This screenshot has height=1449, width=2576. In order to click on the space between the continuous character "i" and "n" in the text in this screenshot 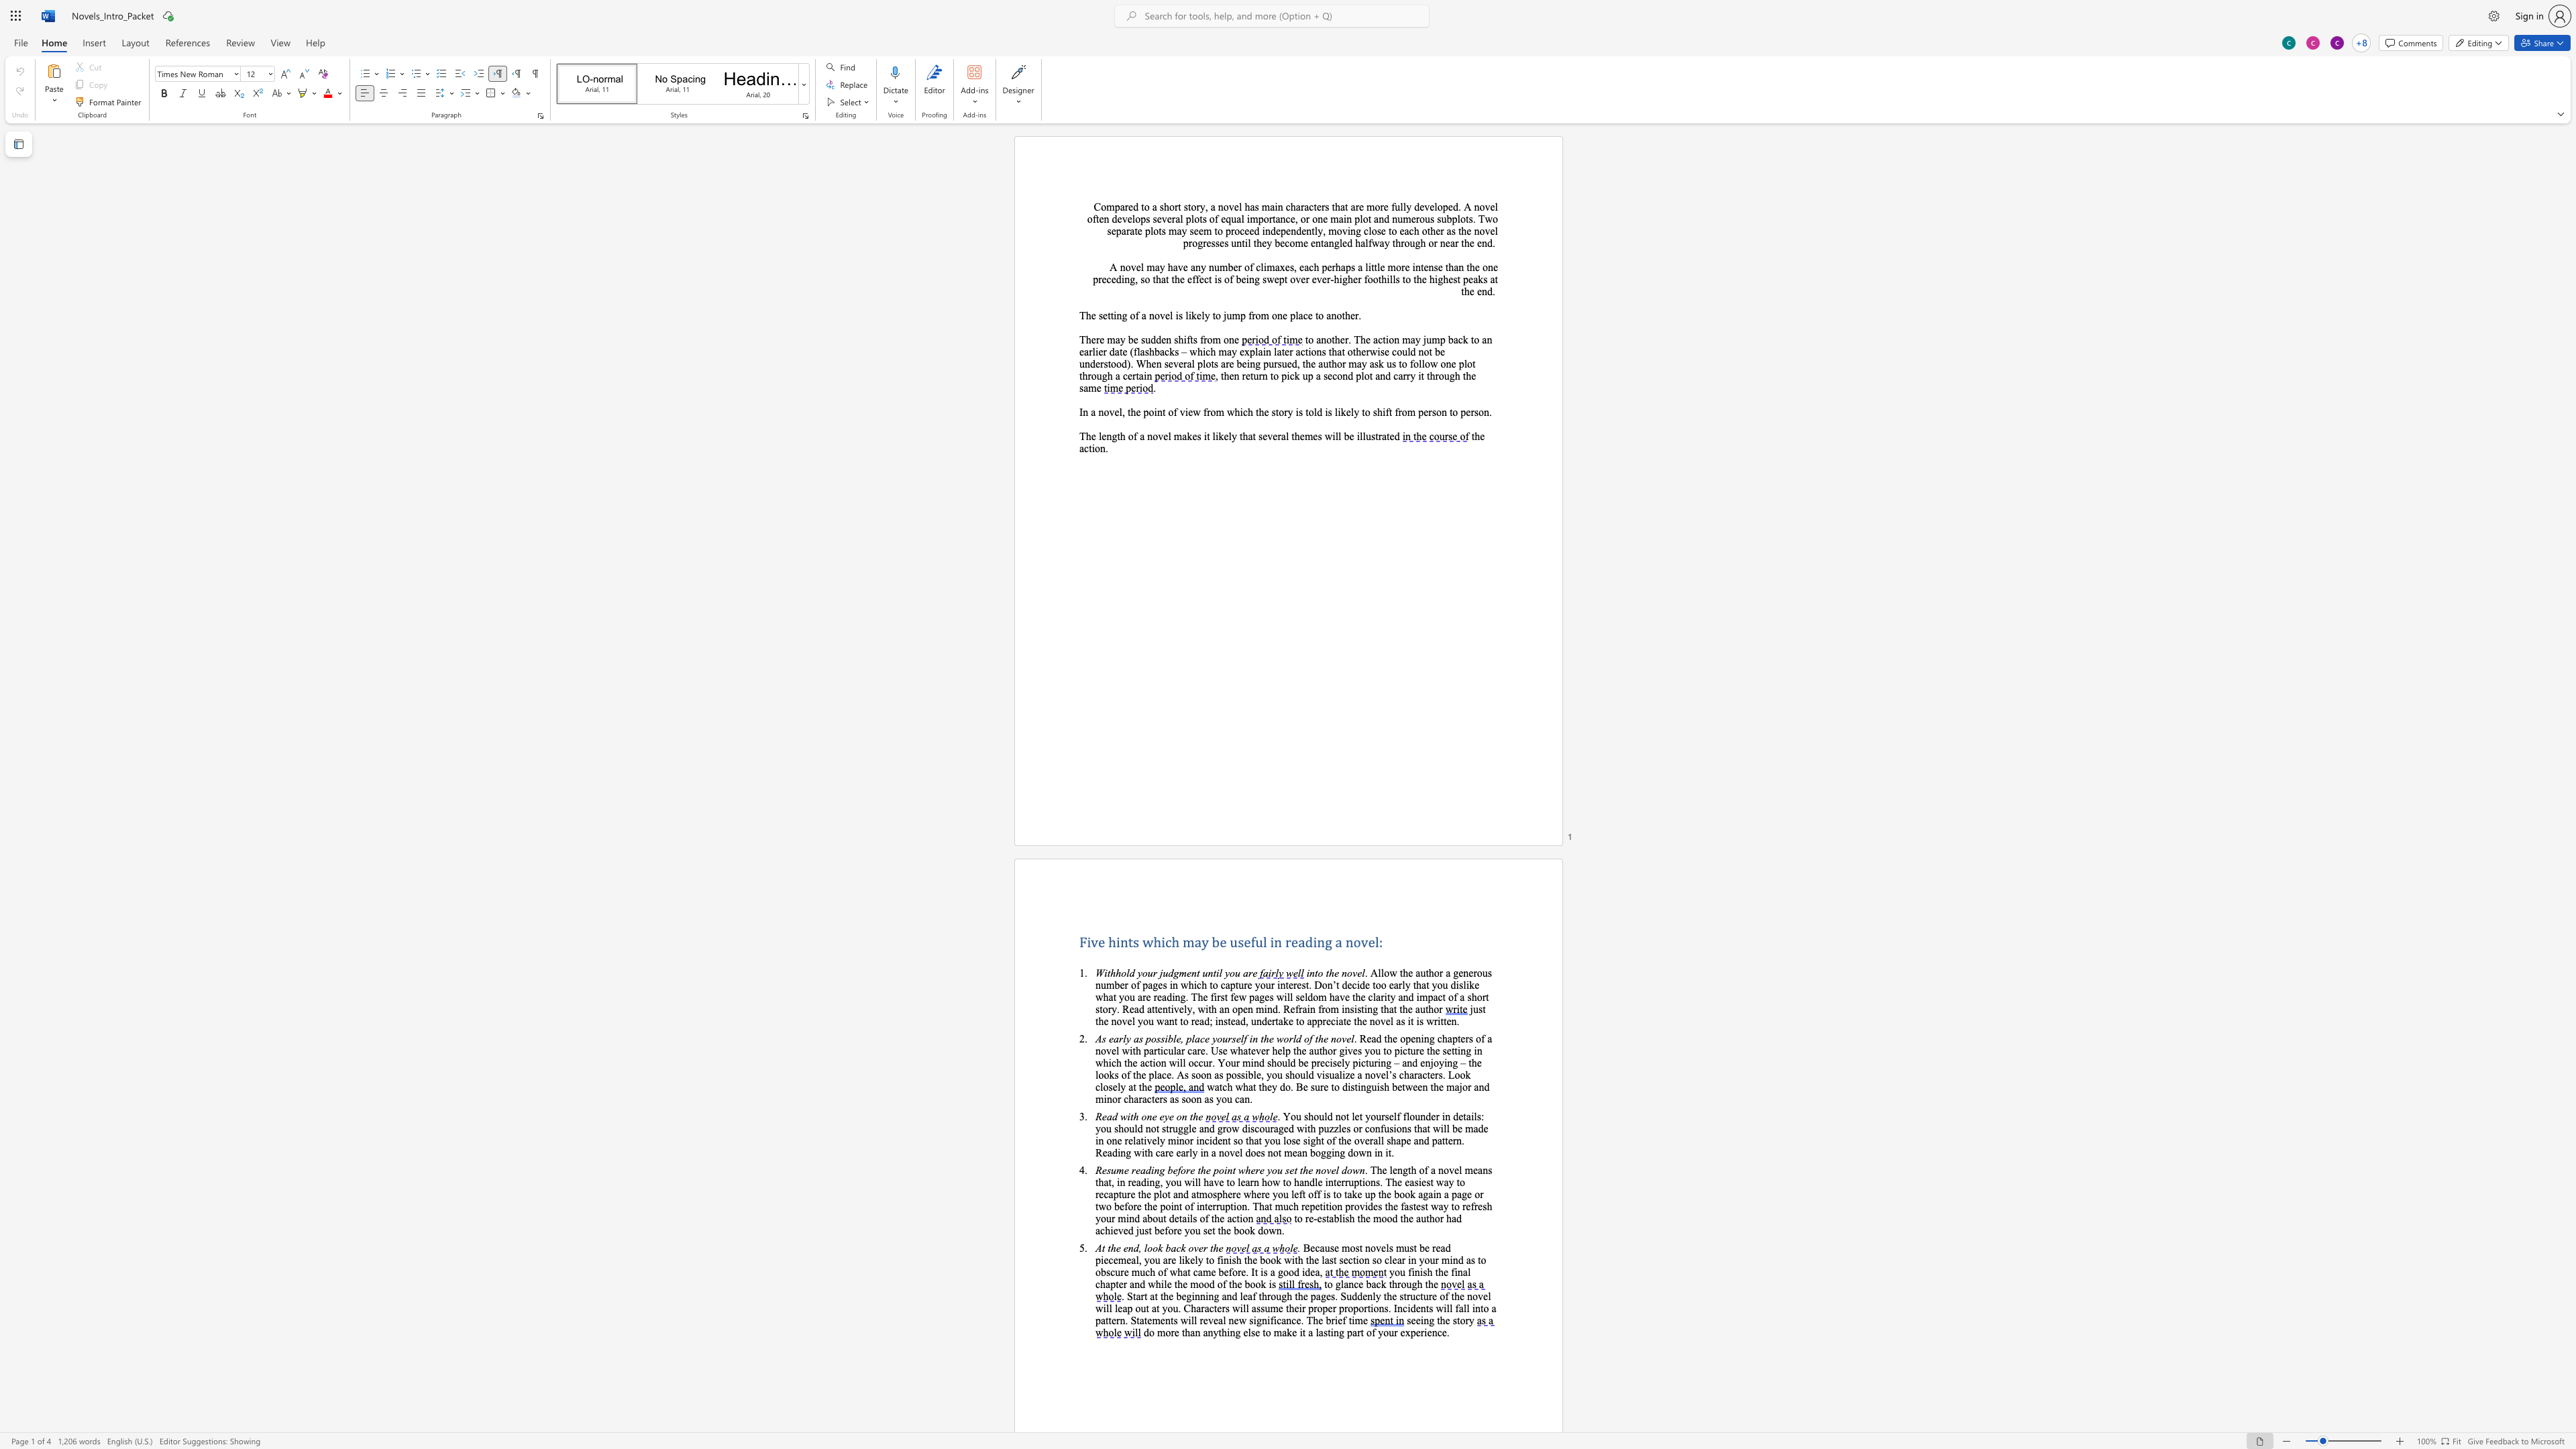, I will do `click(1309, 972)`.